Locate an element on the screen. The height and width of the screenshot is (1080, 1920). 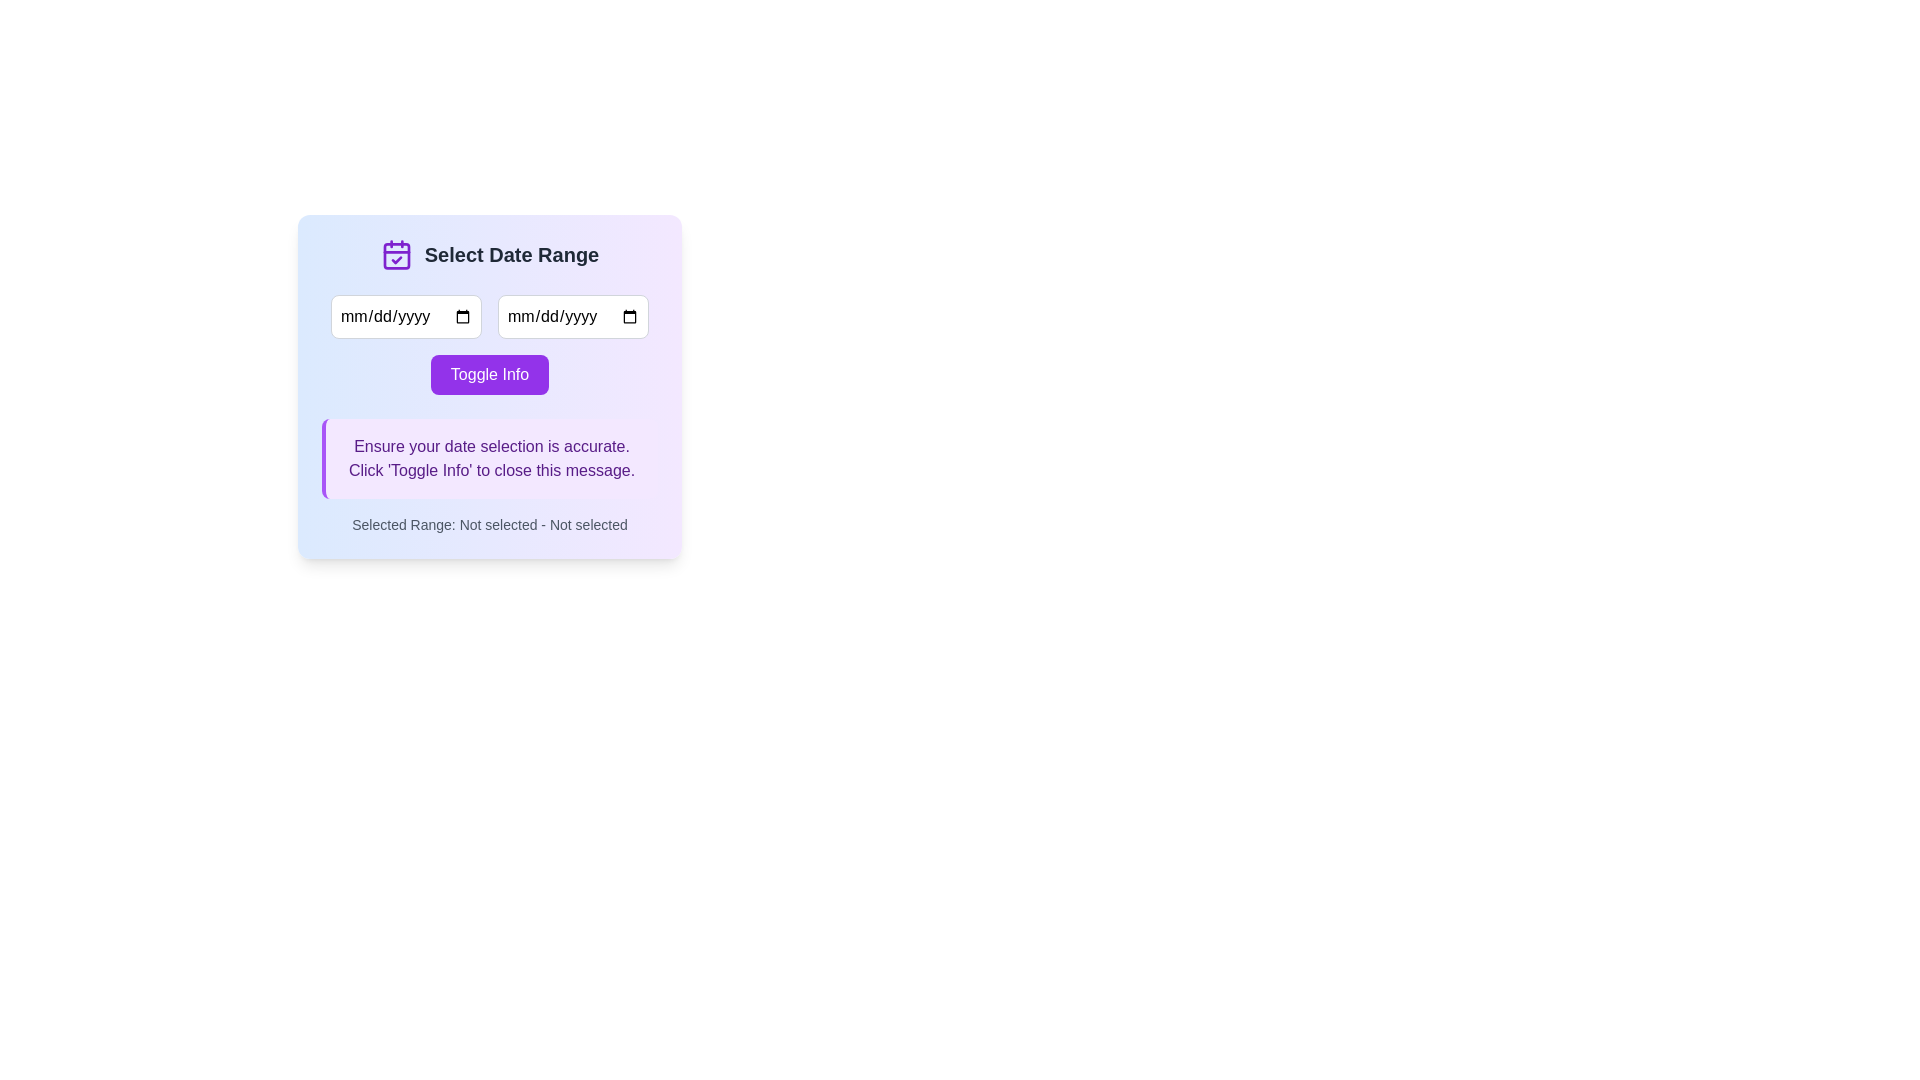
the Informational notification box with a rounded purple background that contains the message: 'Ensure your date selection is accurate. Click 'Toggle Info' to close this message.' is located at coordinates (489, 459).